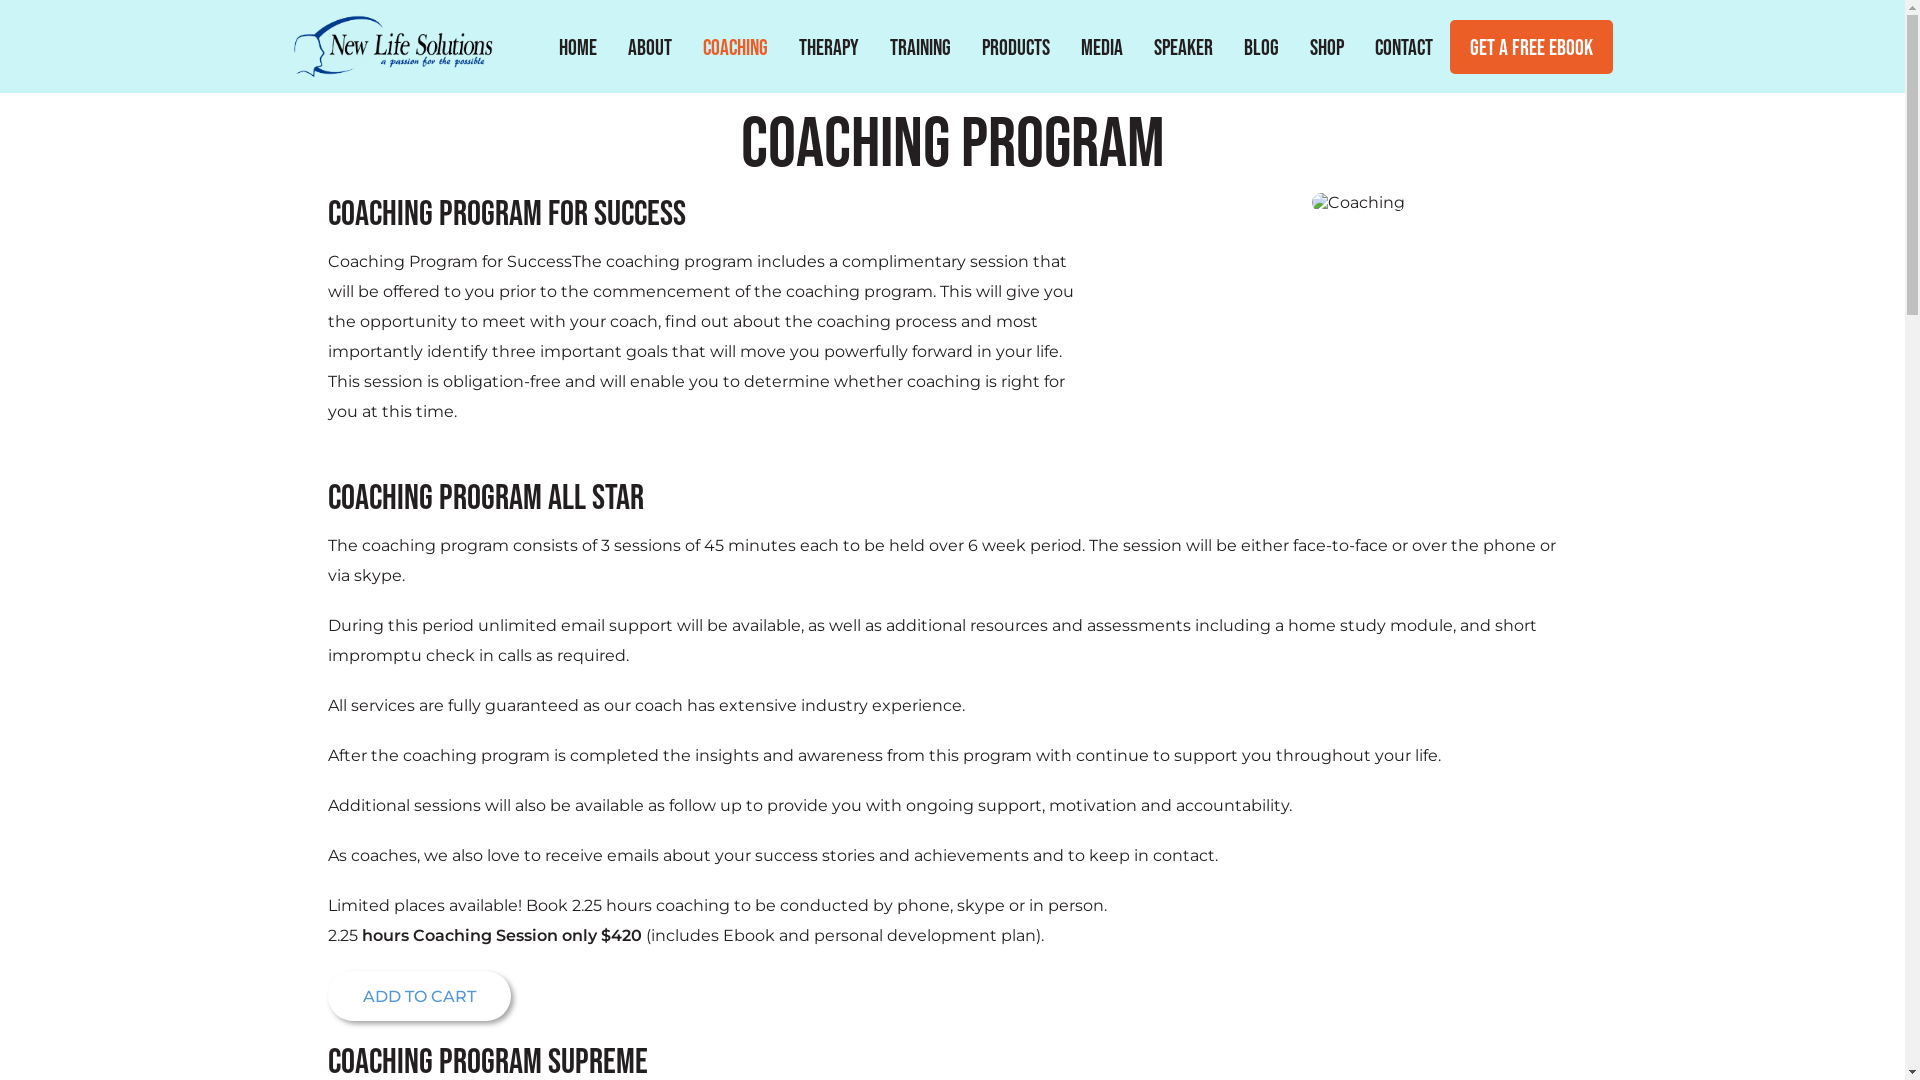 The image size is (1920, 1080). I want to click on 'TRAINING', so click(918, 45).